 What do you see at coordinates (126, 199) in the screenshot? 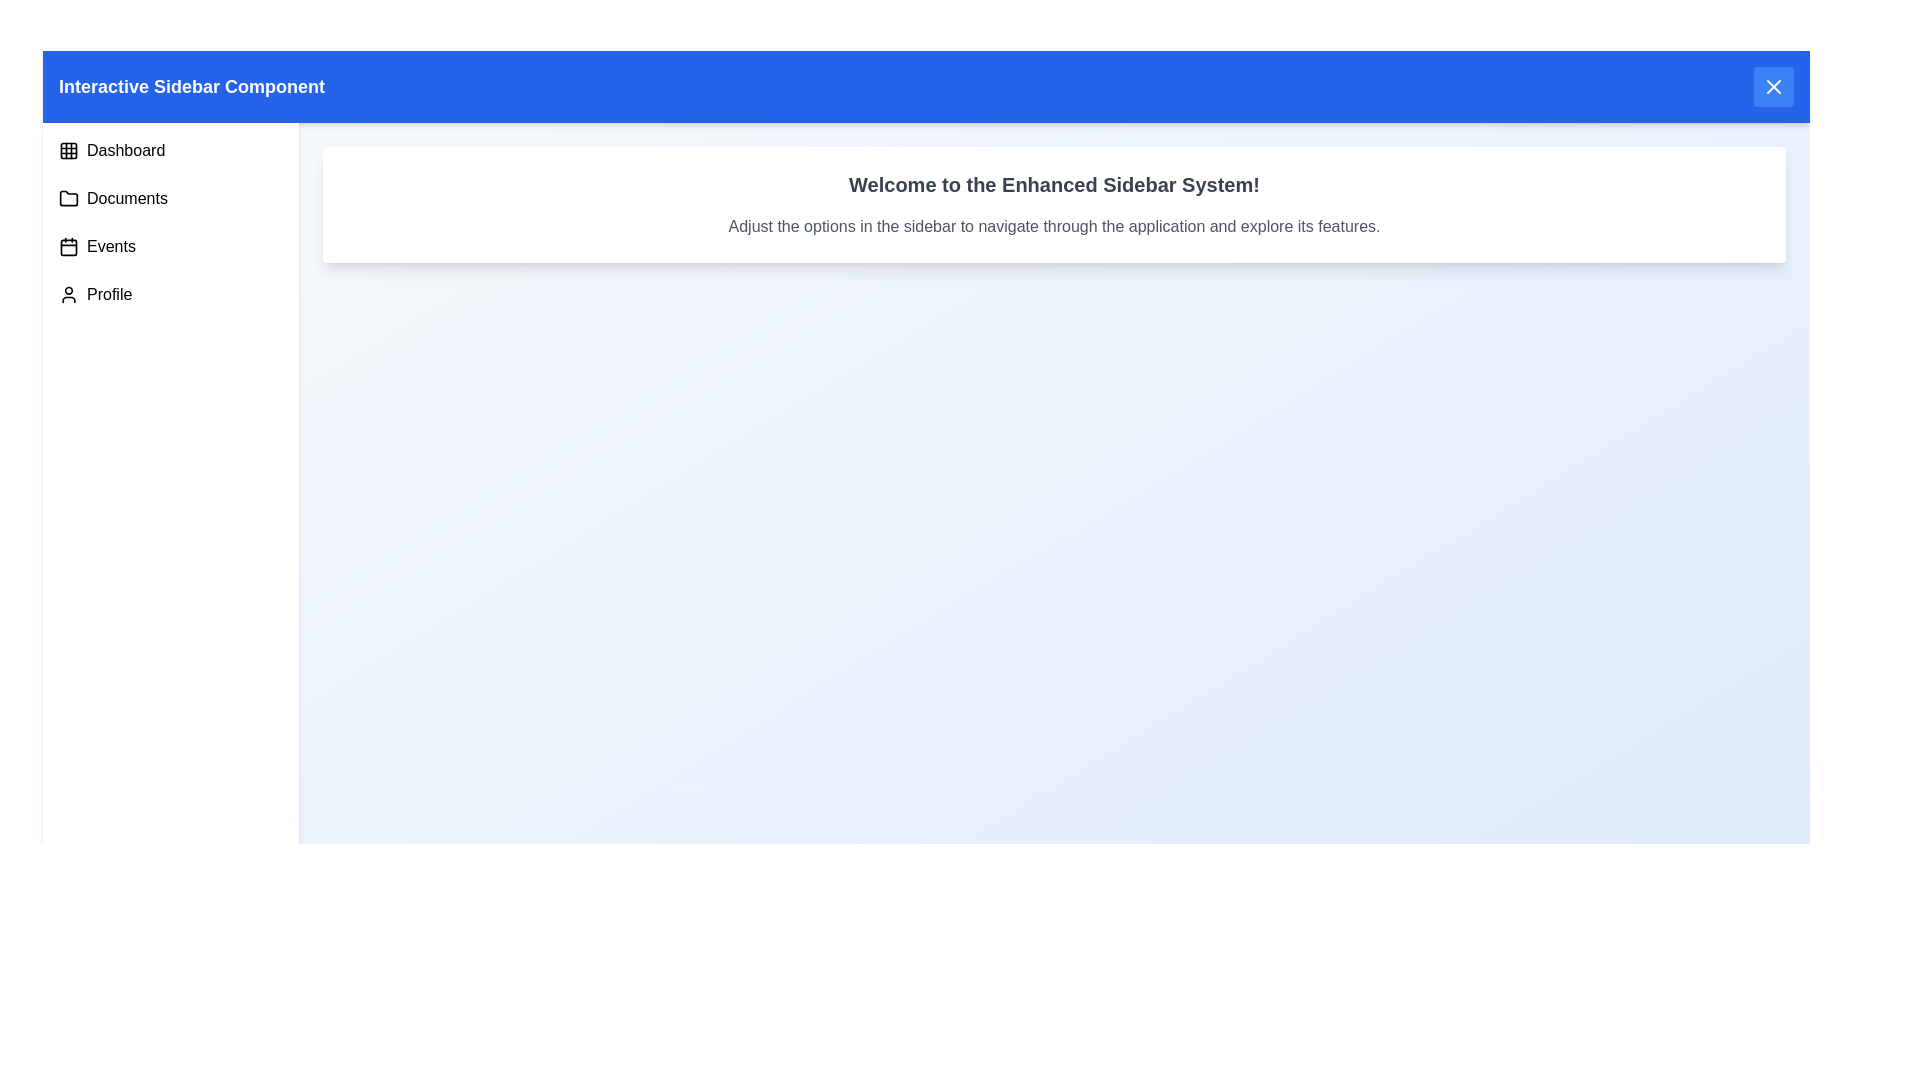
I see `the 'Documents' text label in the sidebar, which is the second item below 'Dashboard' and above 'Events'` at bounding box center [126, 199].